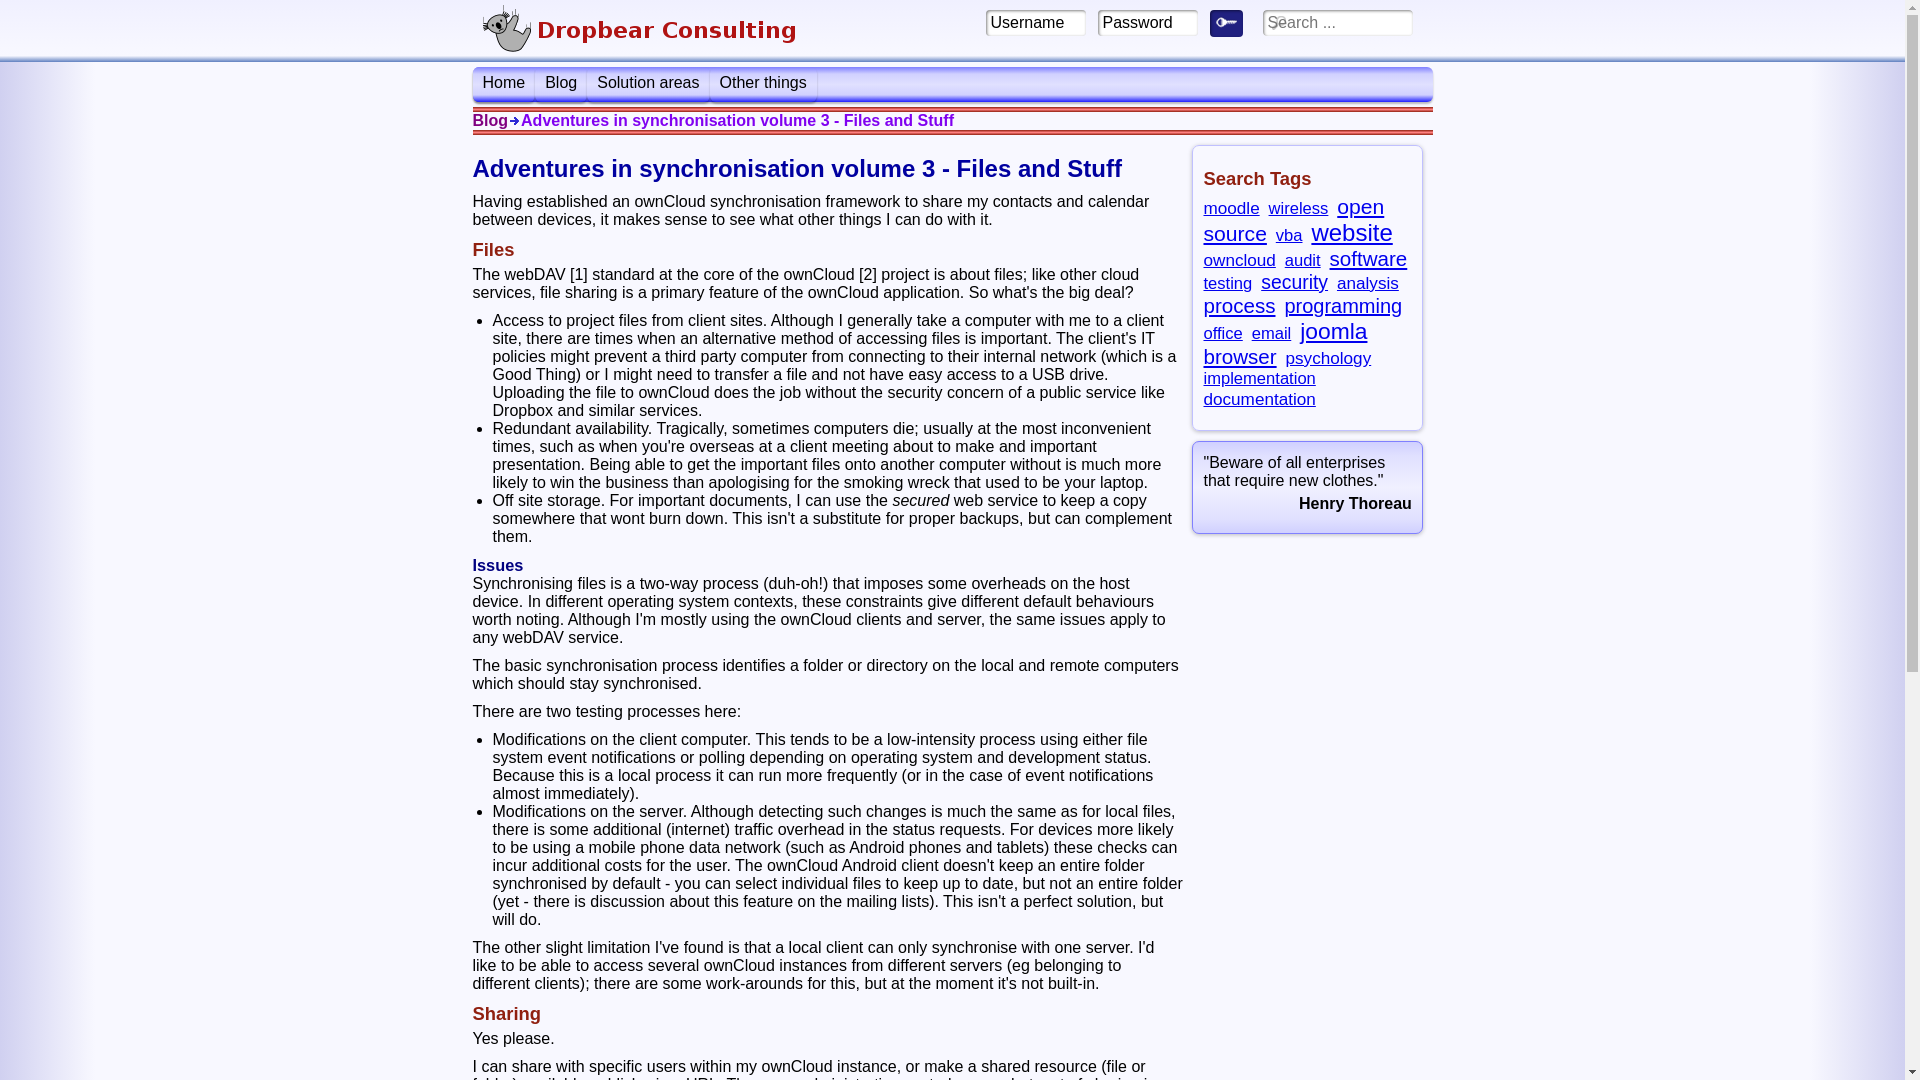 The height and width of the screenshot is (1080, 1920). Describe the element at coordinates (489, 120) in the screenshot. I see `'Blog'` at that location.